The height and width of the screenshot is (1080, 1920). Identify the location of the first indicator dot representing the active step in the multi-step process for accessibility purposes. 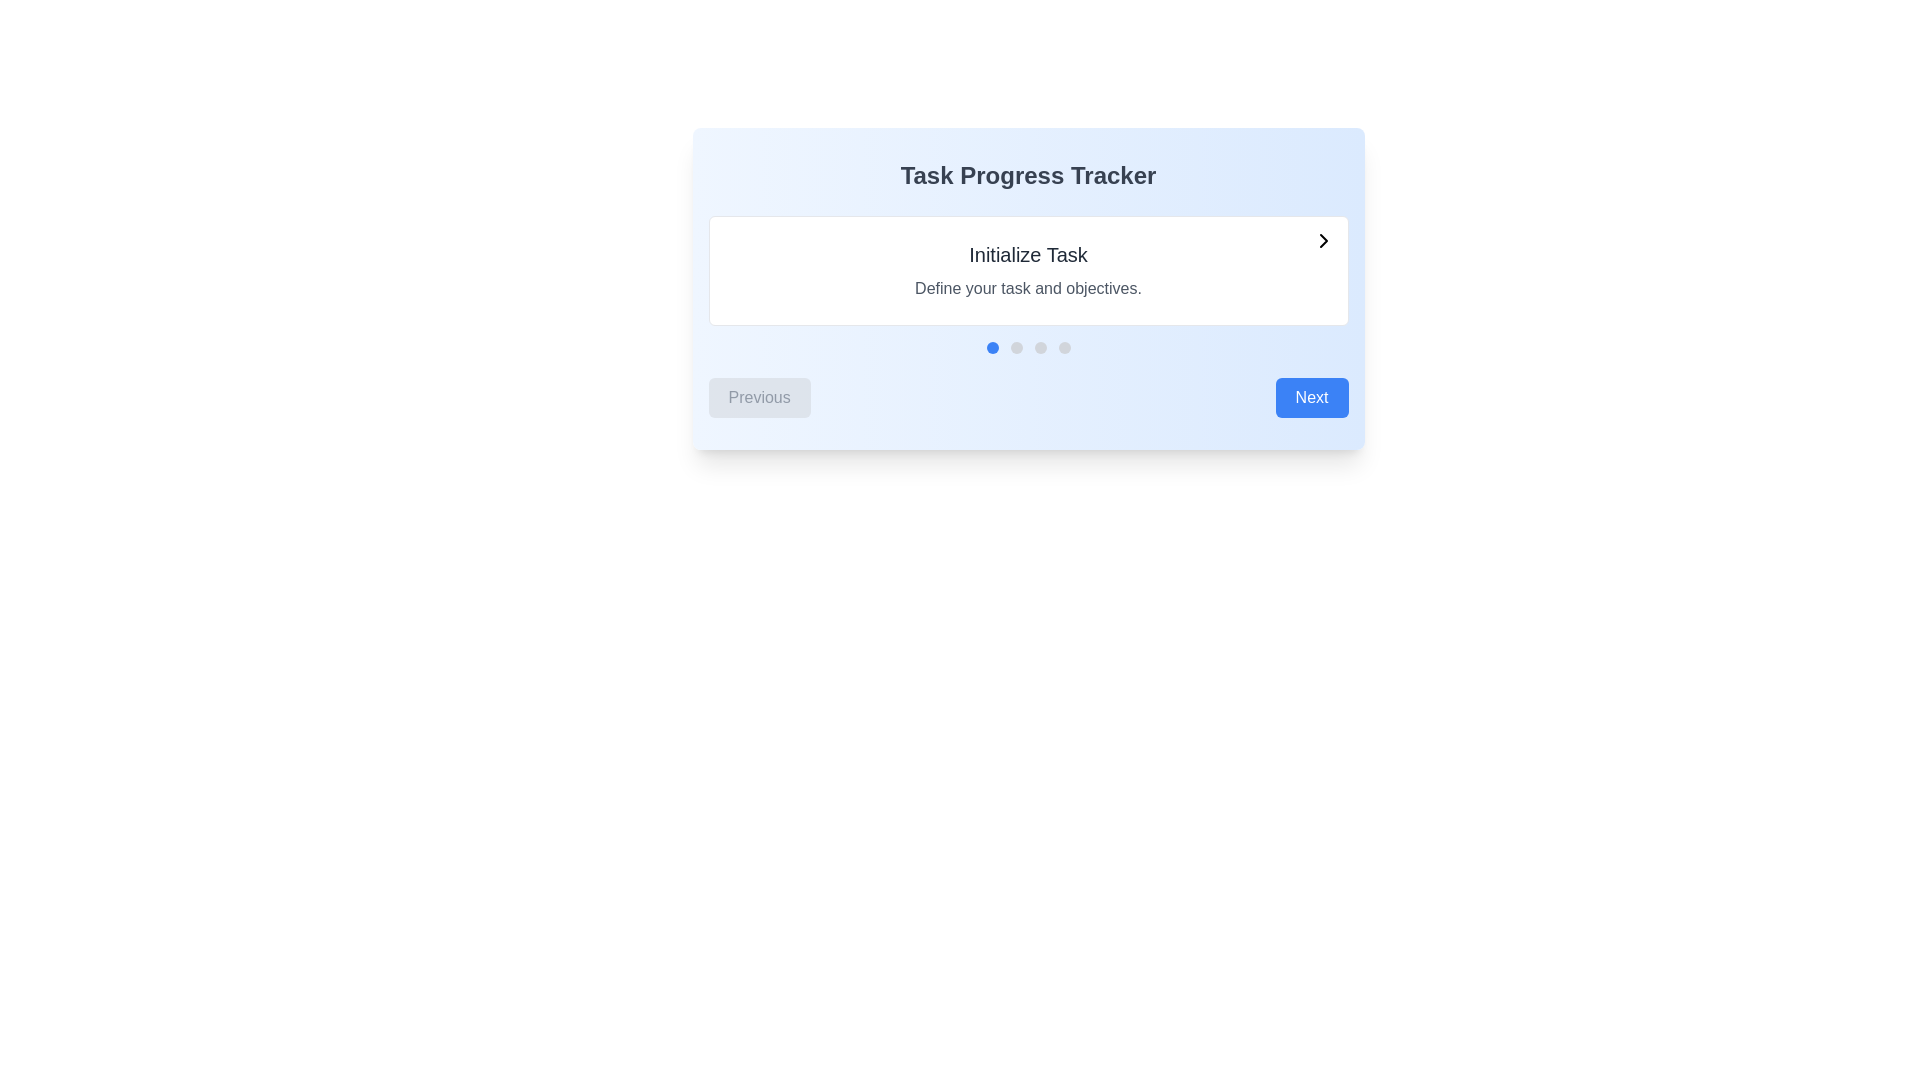
(992, 346).